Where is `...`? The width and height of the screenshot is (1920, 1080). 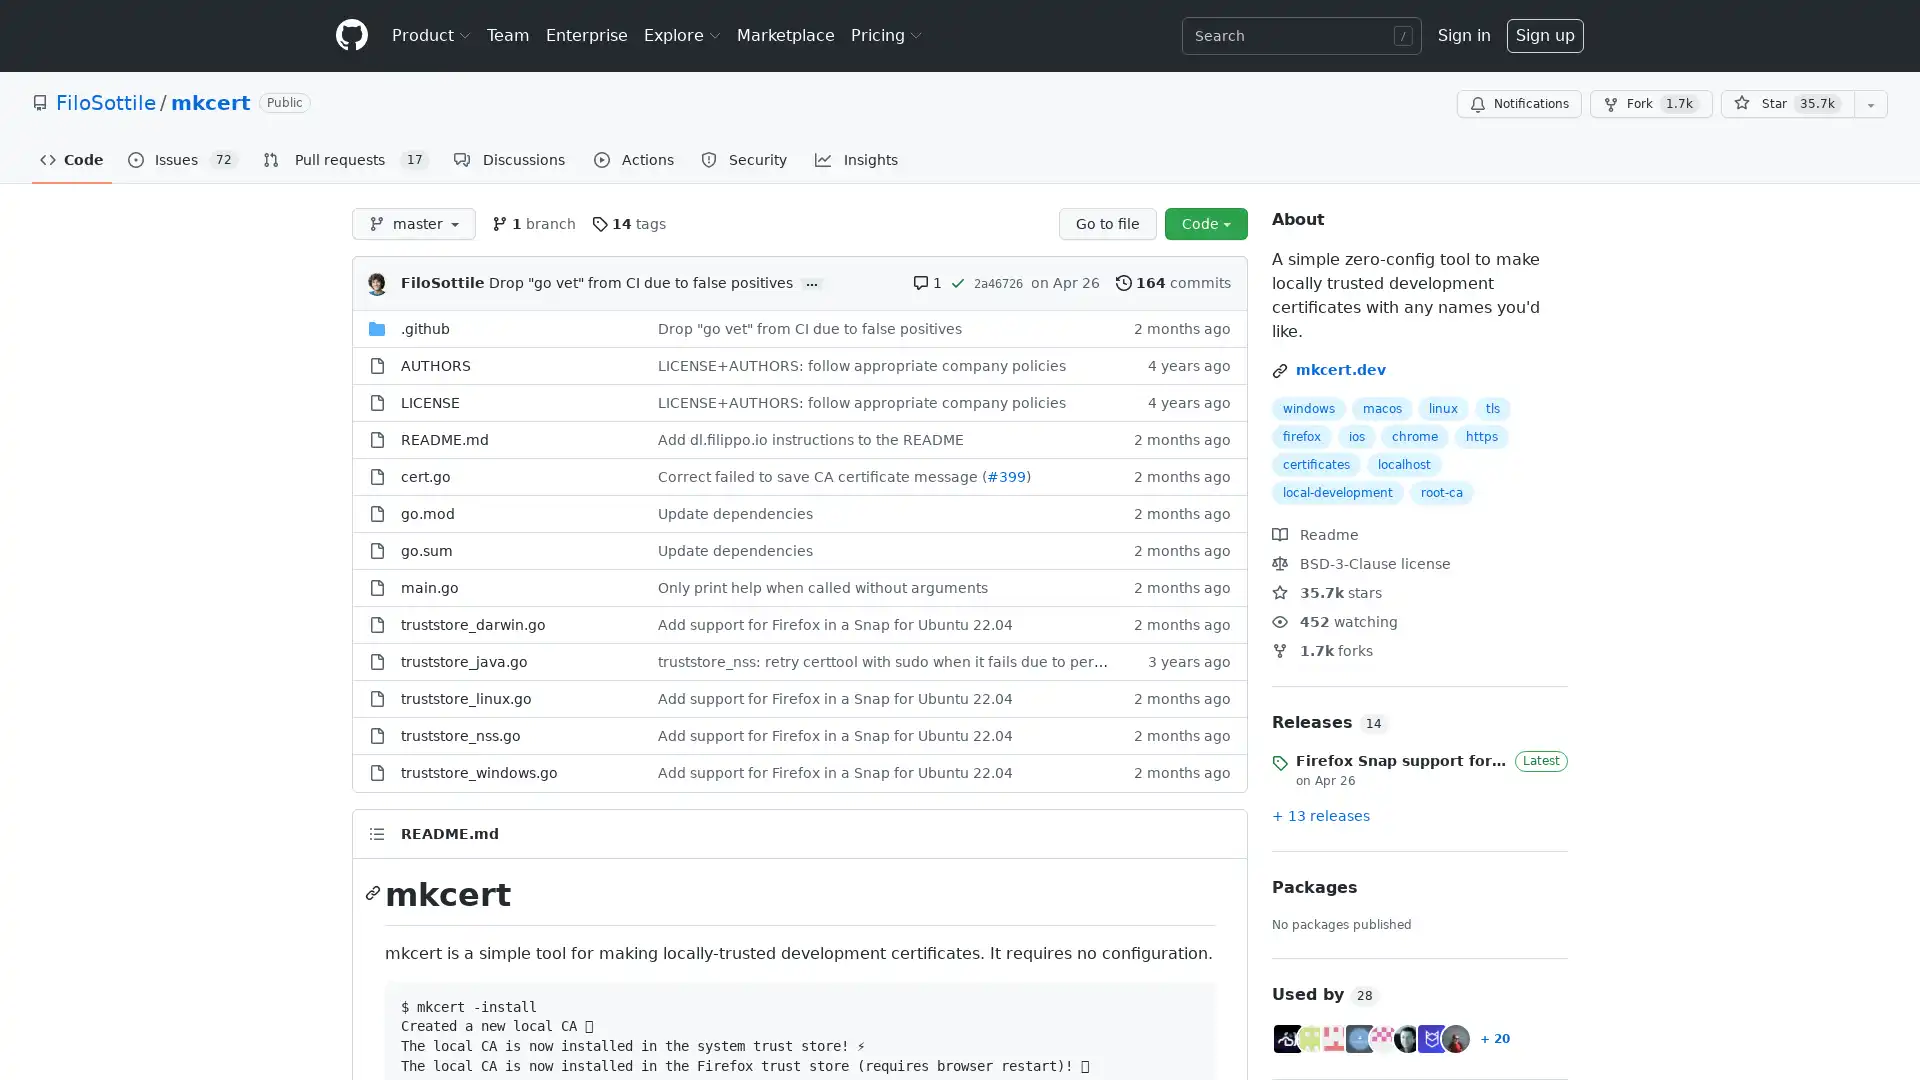
... is located at coordinates (811, 284).